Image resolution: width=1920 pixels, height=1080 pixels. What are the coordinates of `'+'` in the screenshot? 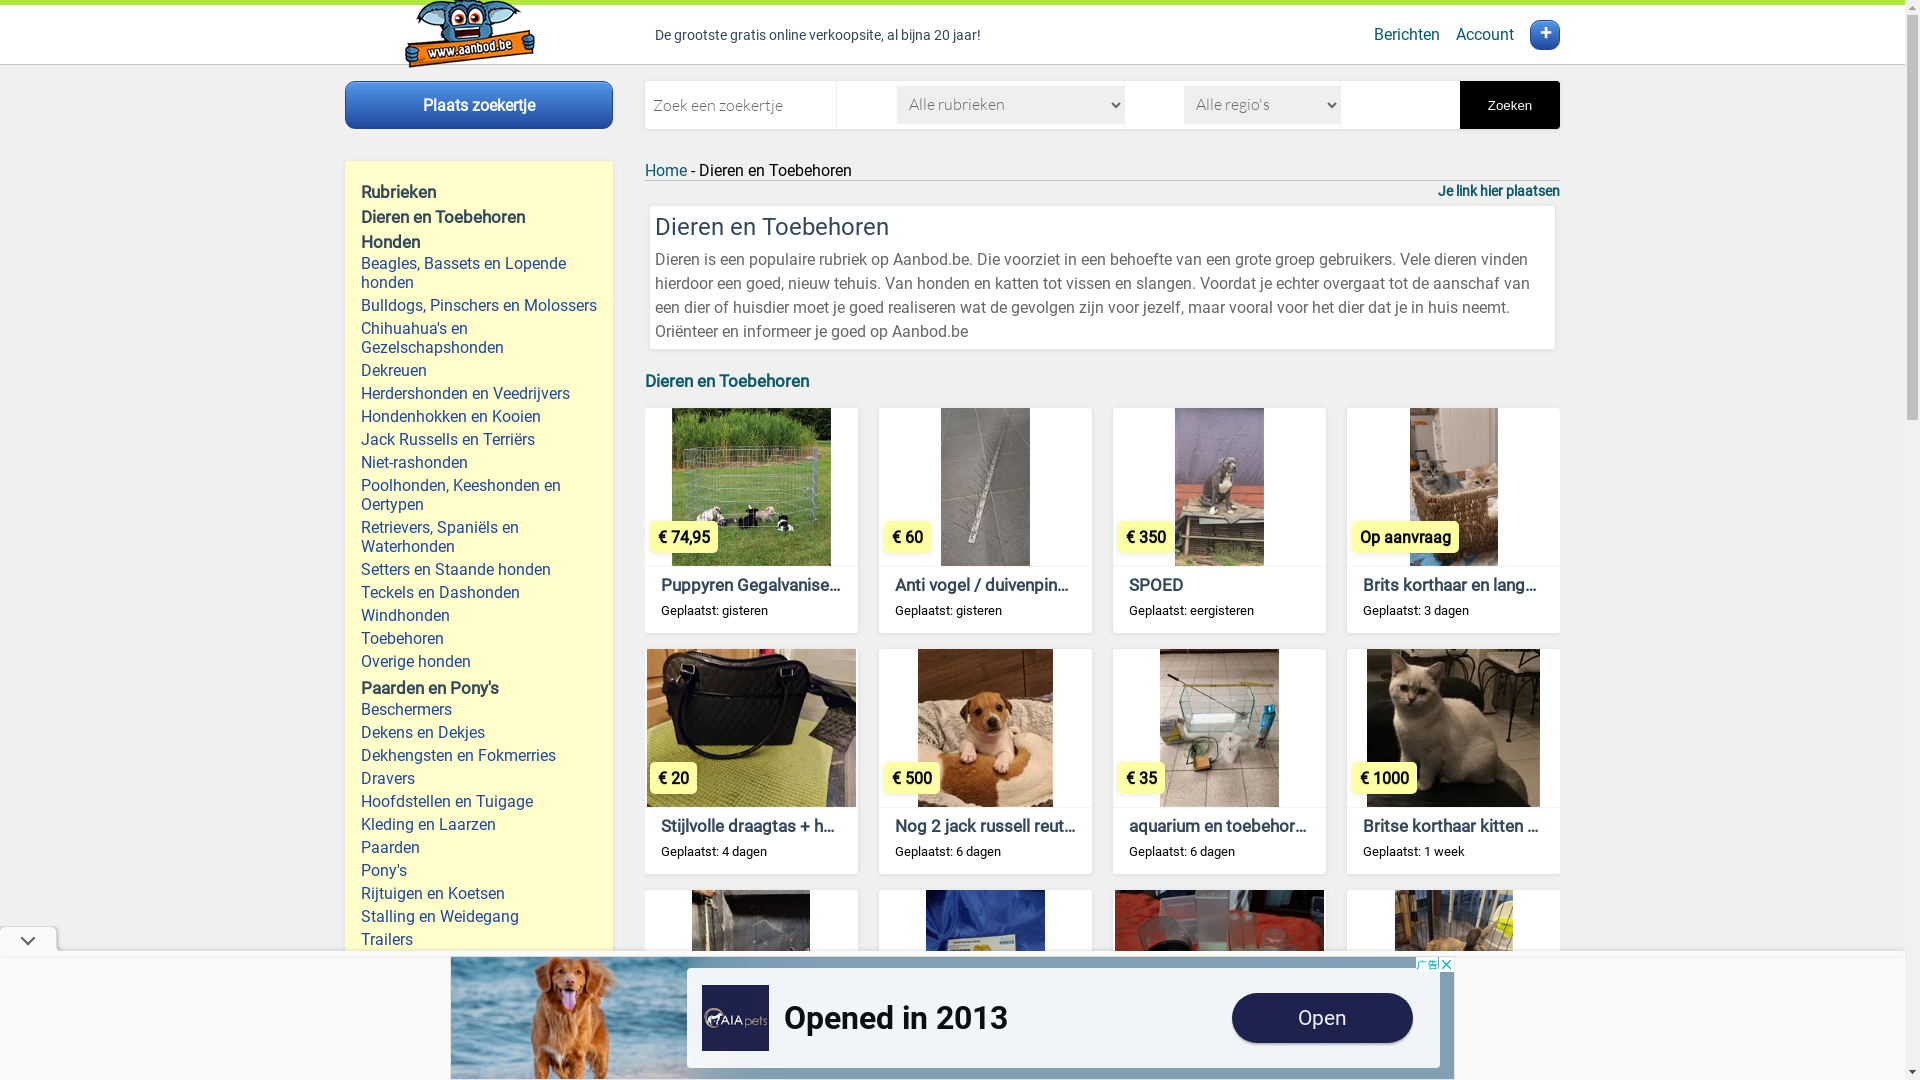 It's located at (1529, 34).